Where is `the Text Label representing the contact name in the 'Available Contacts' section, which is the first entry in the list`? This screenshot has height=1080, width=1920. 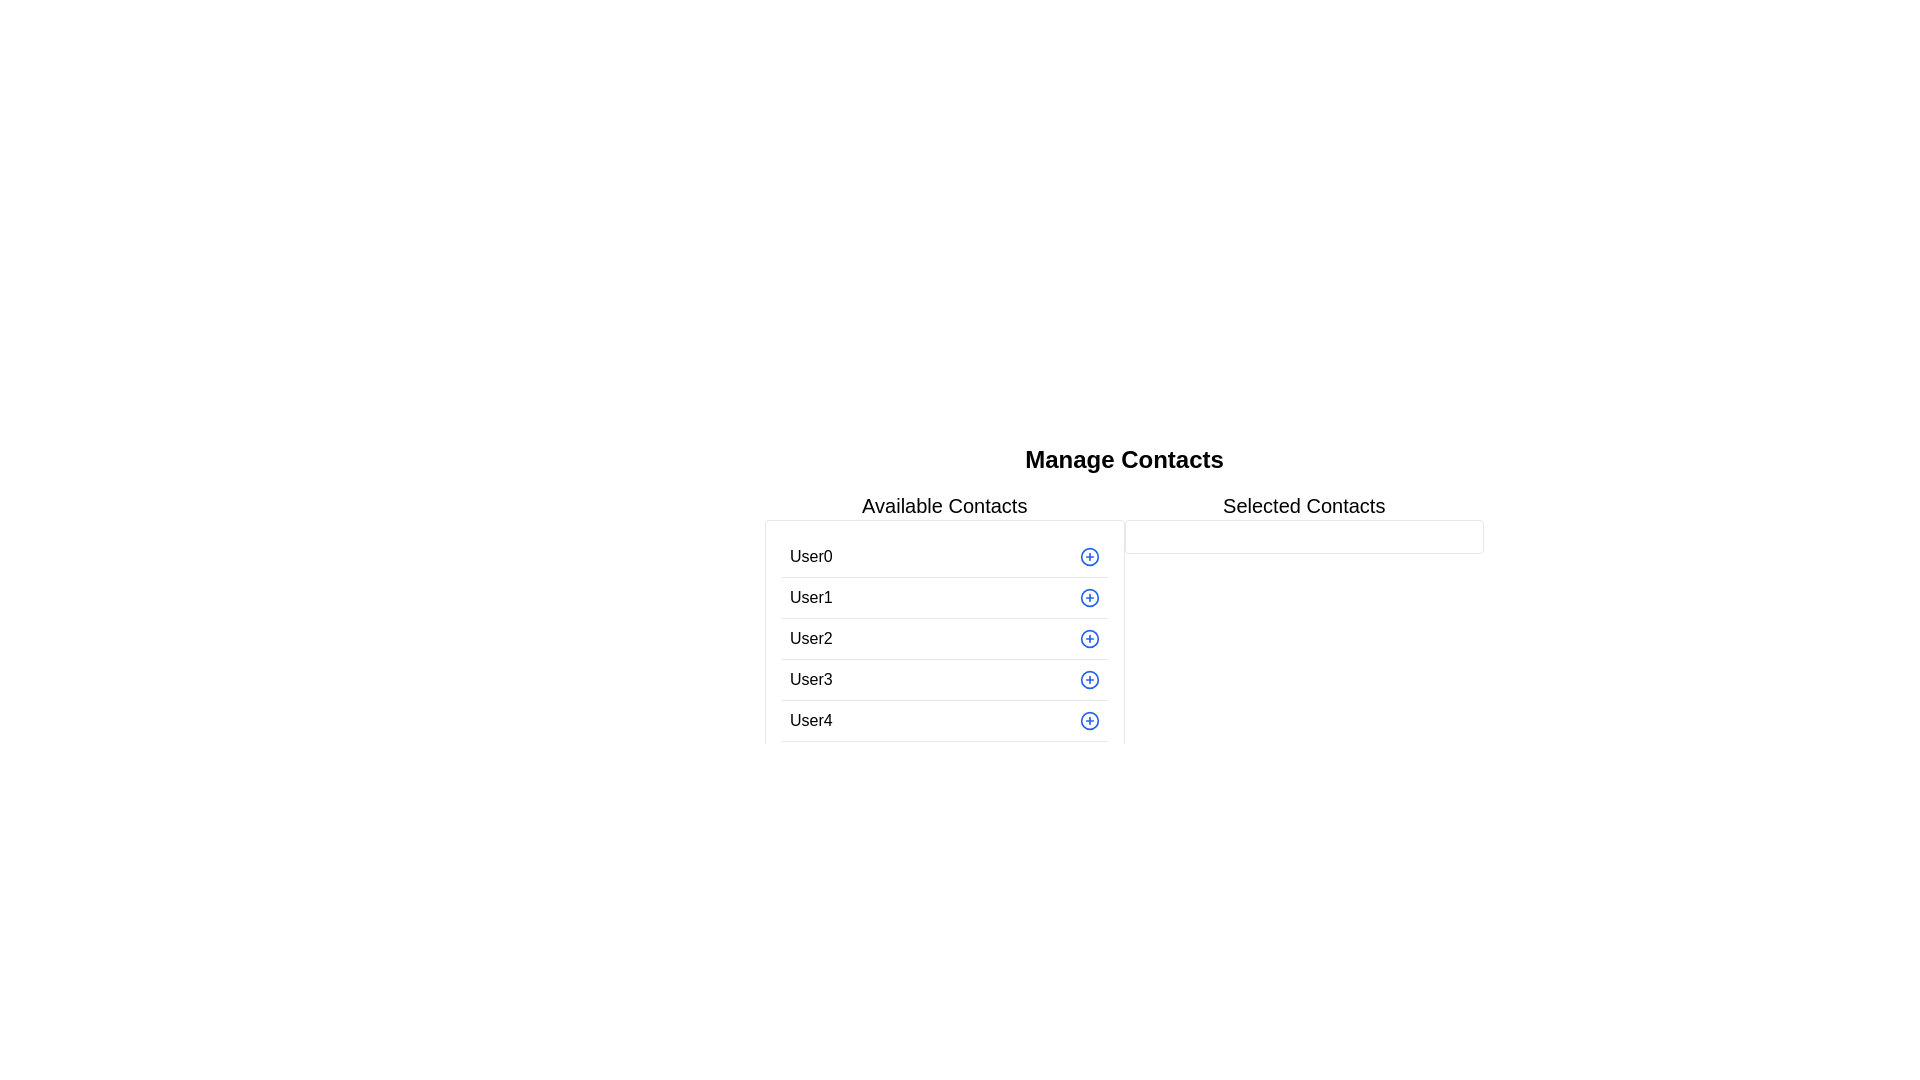
the Text Label representing the contact name in the 'Available Contacts' section, which is the first entry in the list is located at coordinates (811, 556).